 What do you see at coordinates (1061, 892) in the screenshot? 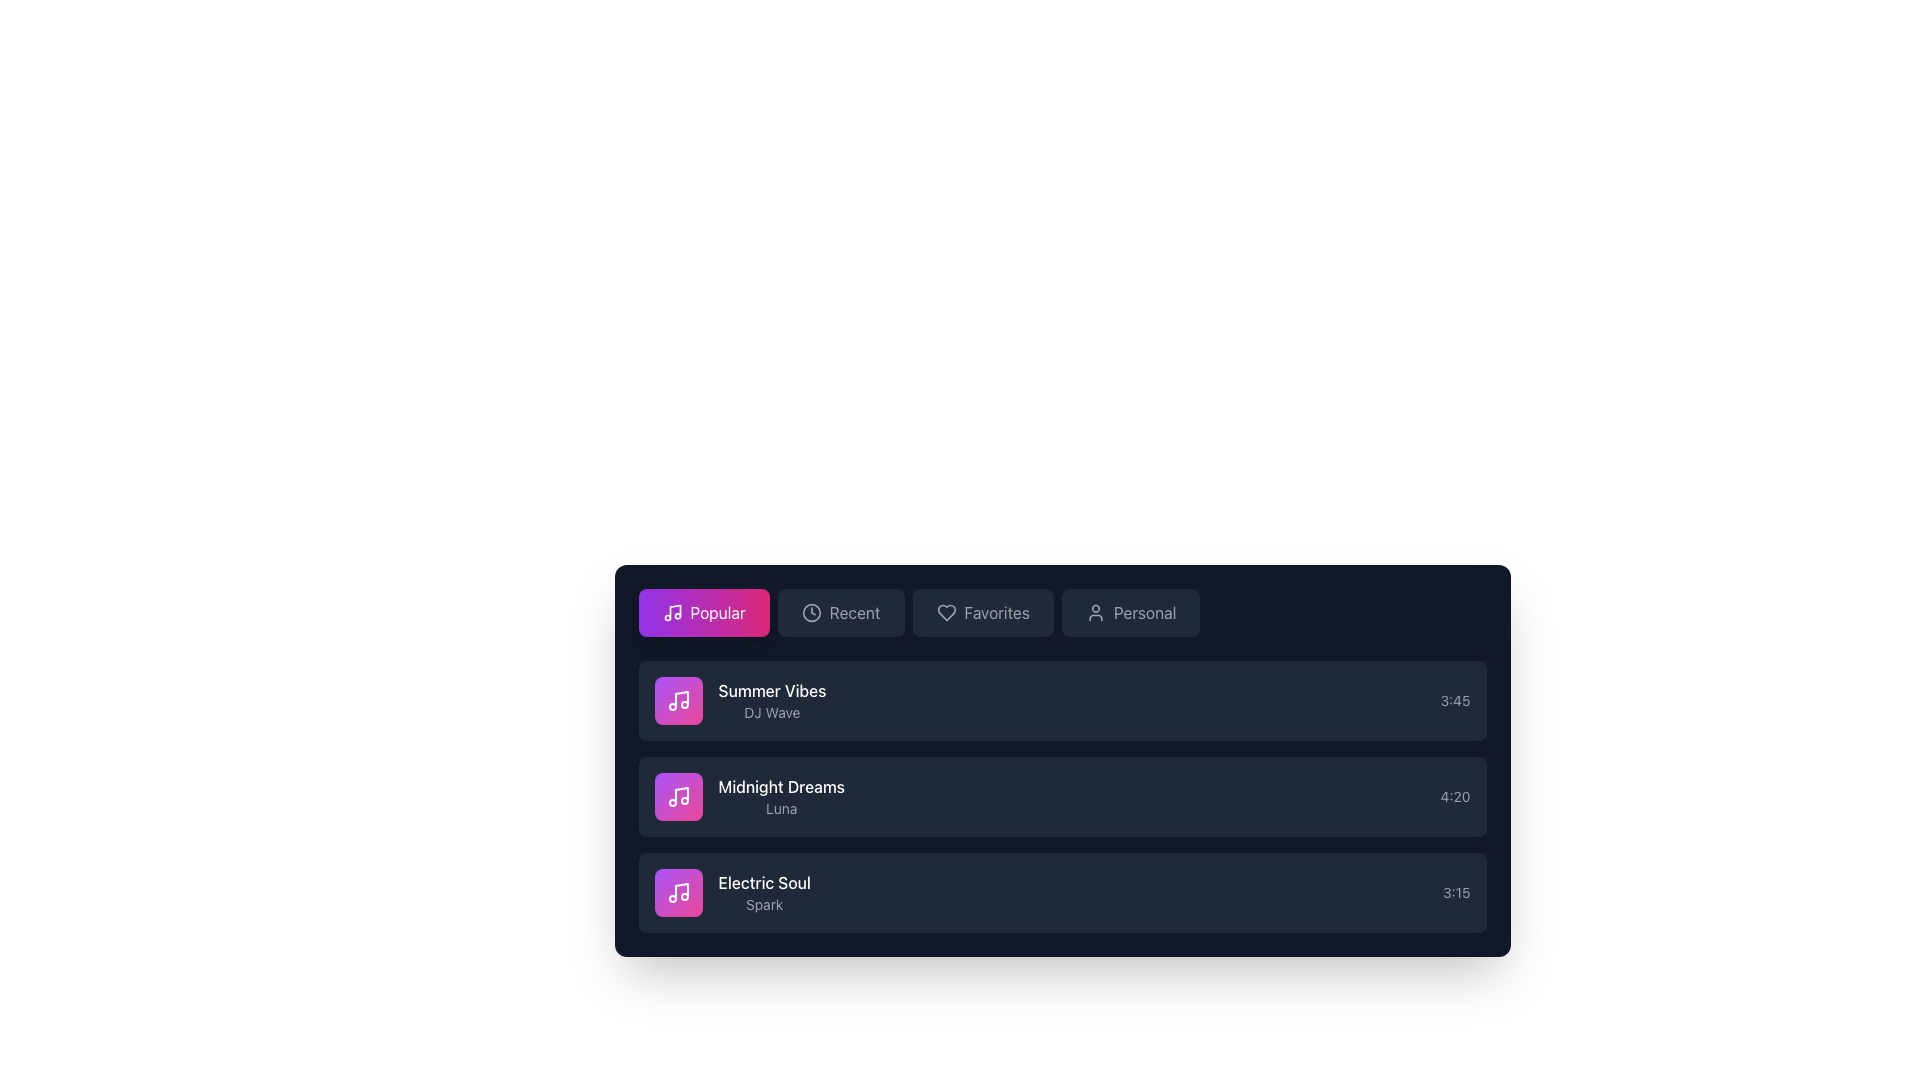
I see `the third list item representing media content titled 'Electric Soul'` at bounding box center [1061, 892].